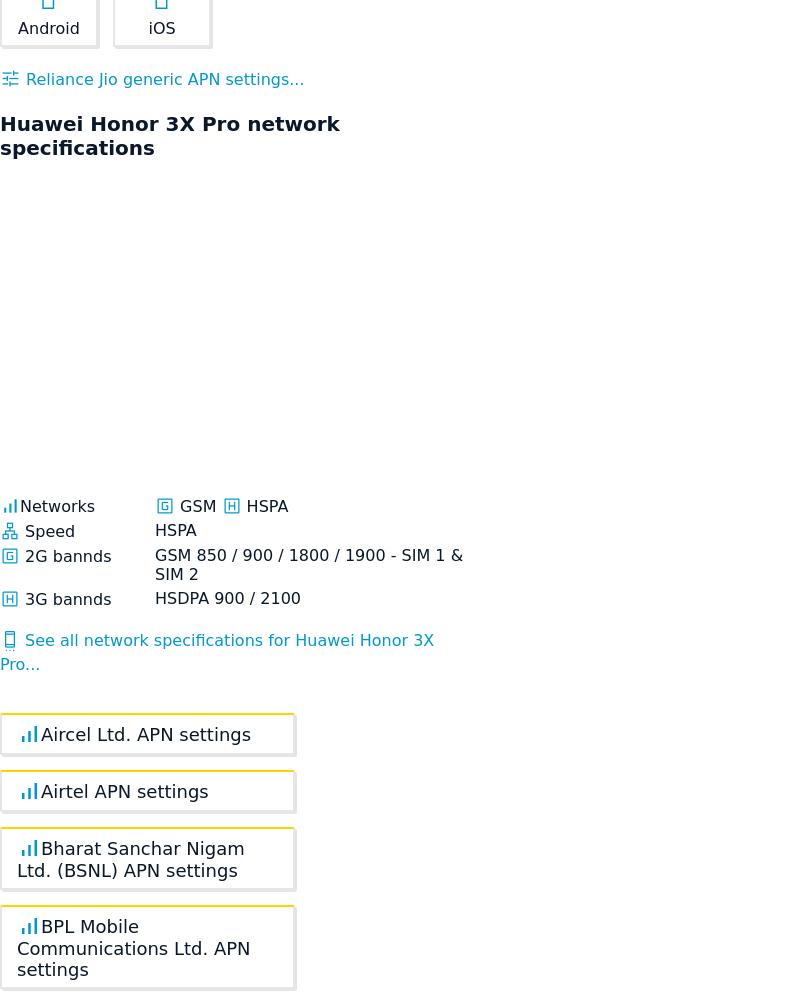 This screenshot has height=1004, width=800. I want to click on 'Networks', so click(56, 505).